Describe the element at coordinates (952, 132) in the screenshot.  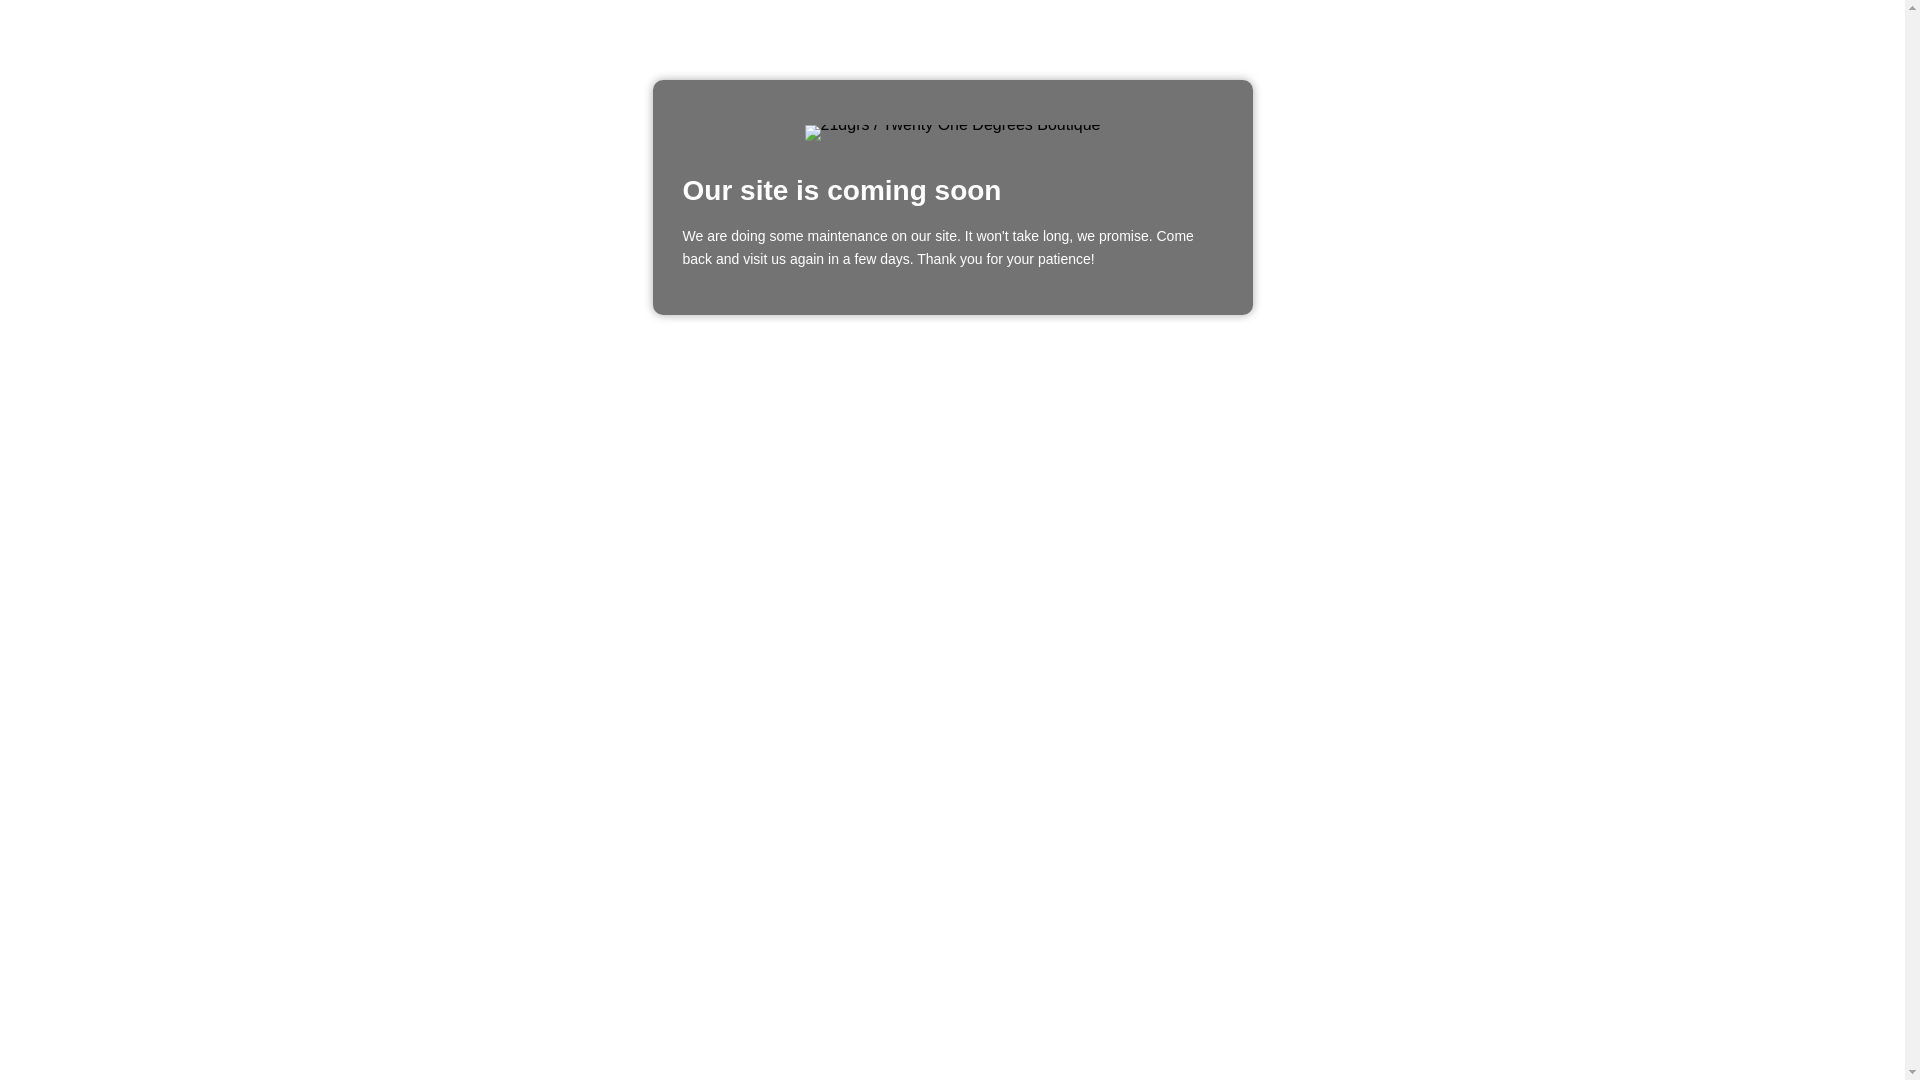
I see `'21dgrs / Twenty One Degrees Boutique'` at that location.